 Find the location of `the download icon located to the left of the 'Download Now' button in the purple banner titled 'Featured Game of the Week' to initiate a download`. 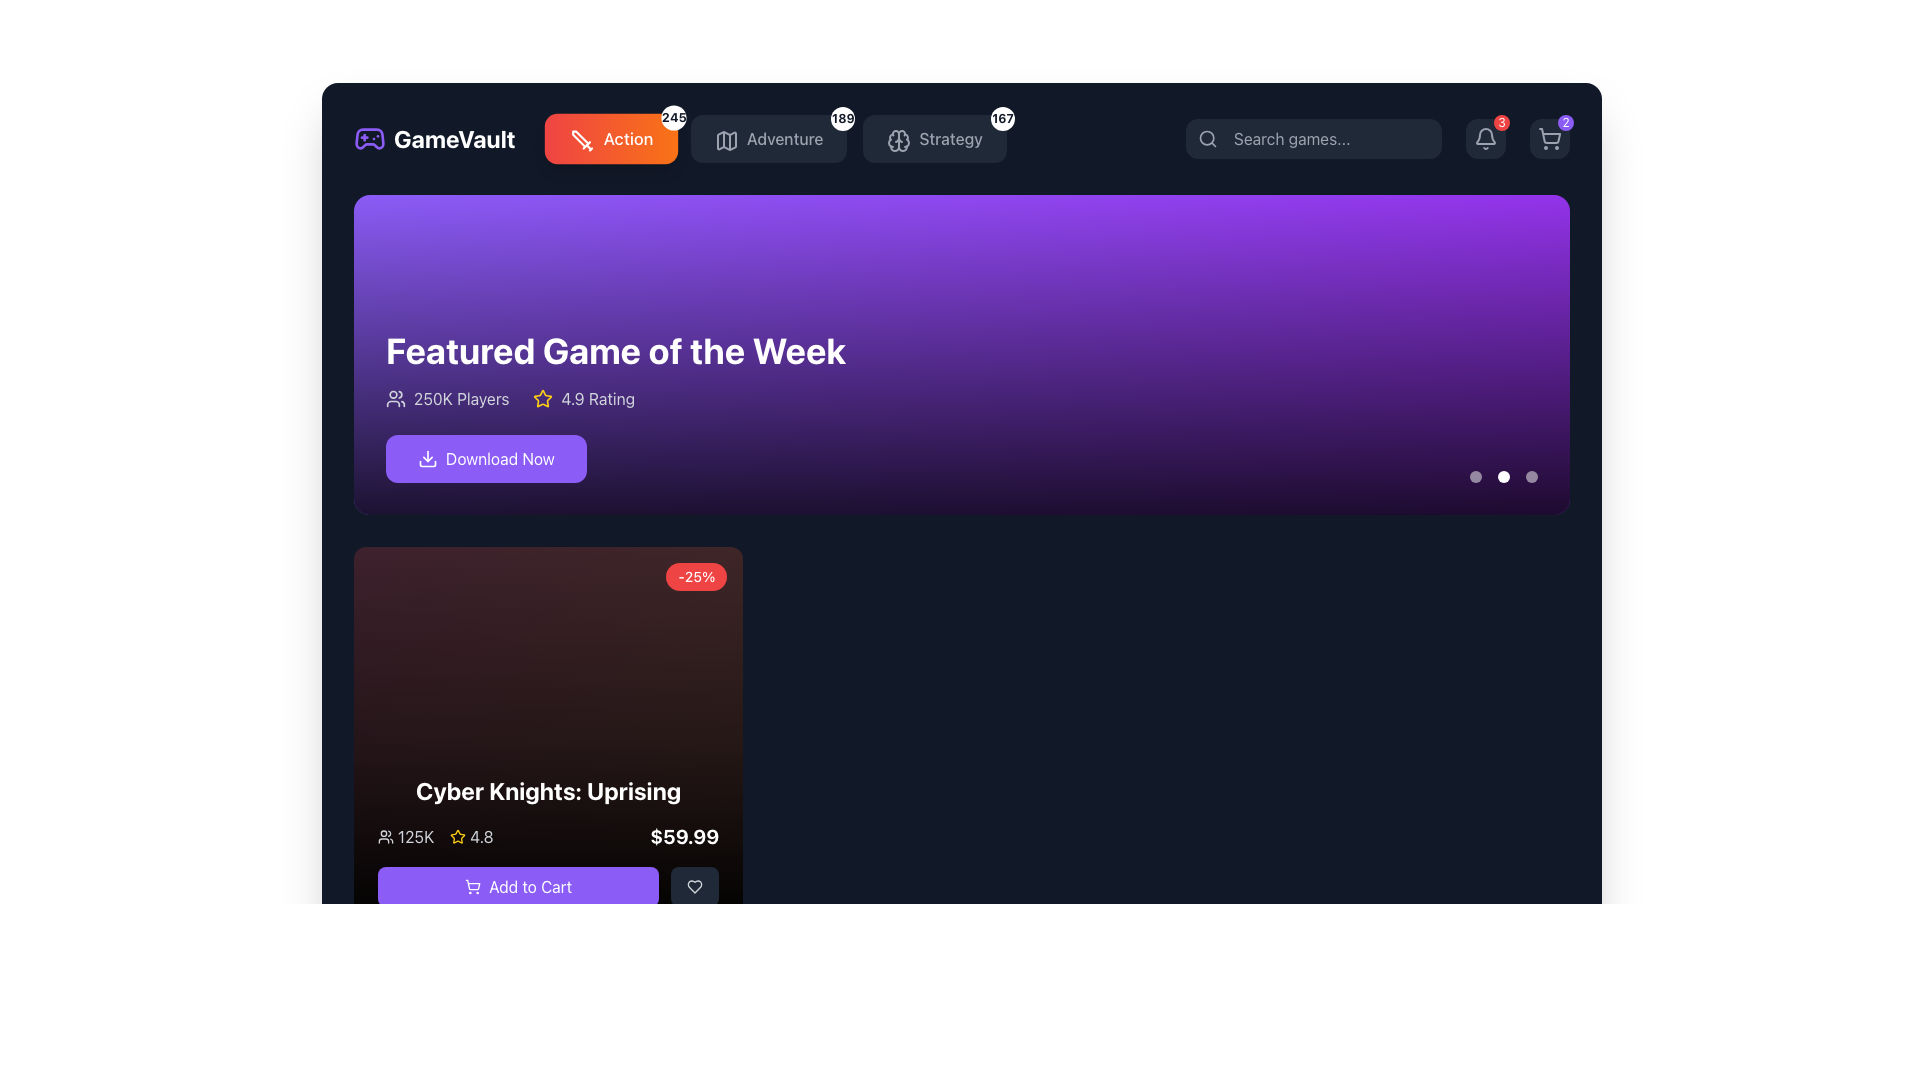

the download icon located to the left of the 'Download Now' button in the purple banner titled 'Featured Game of the Week' to initiate a download is located at coordinates (426, 459).